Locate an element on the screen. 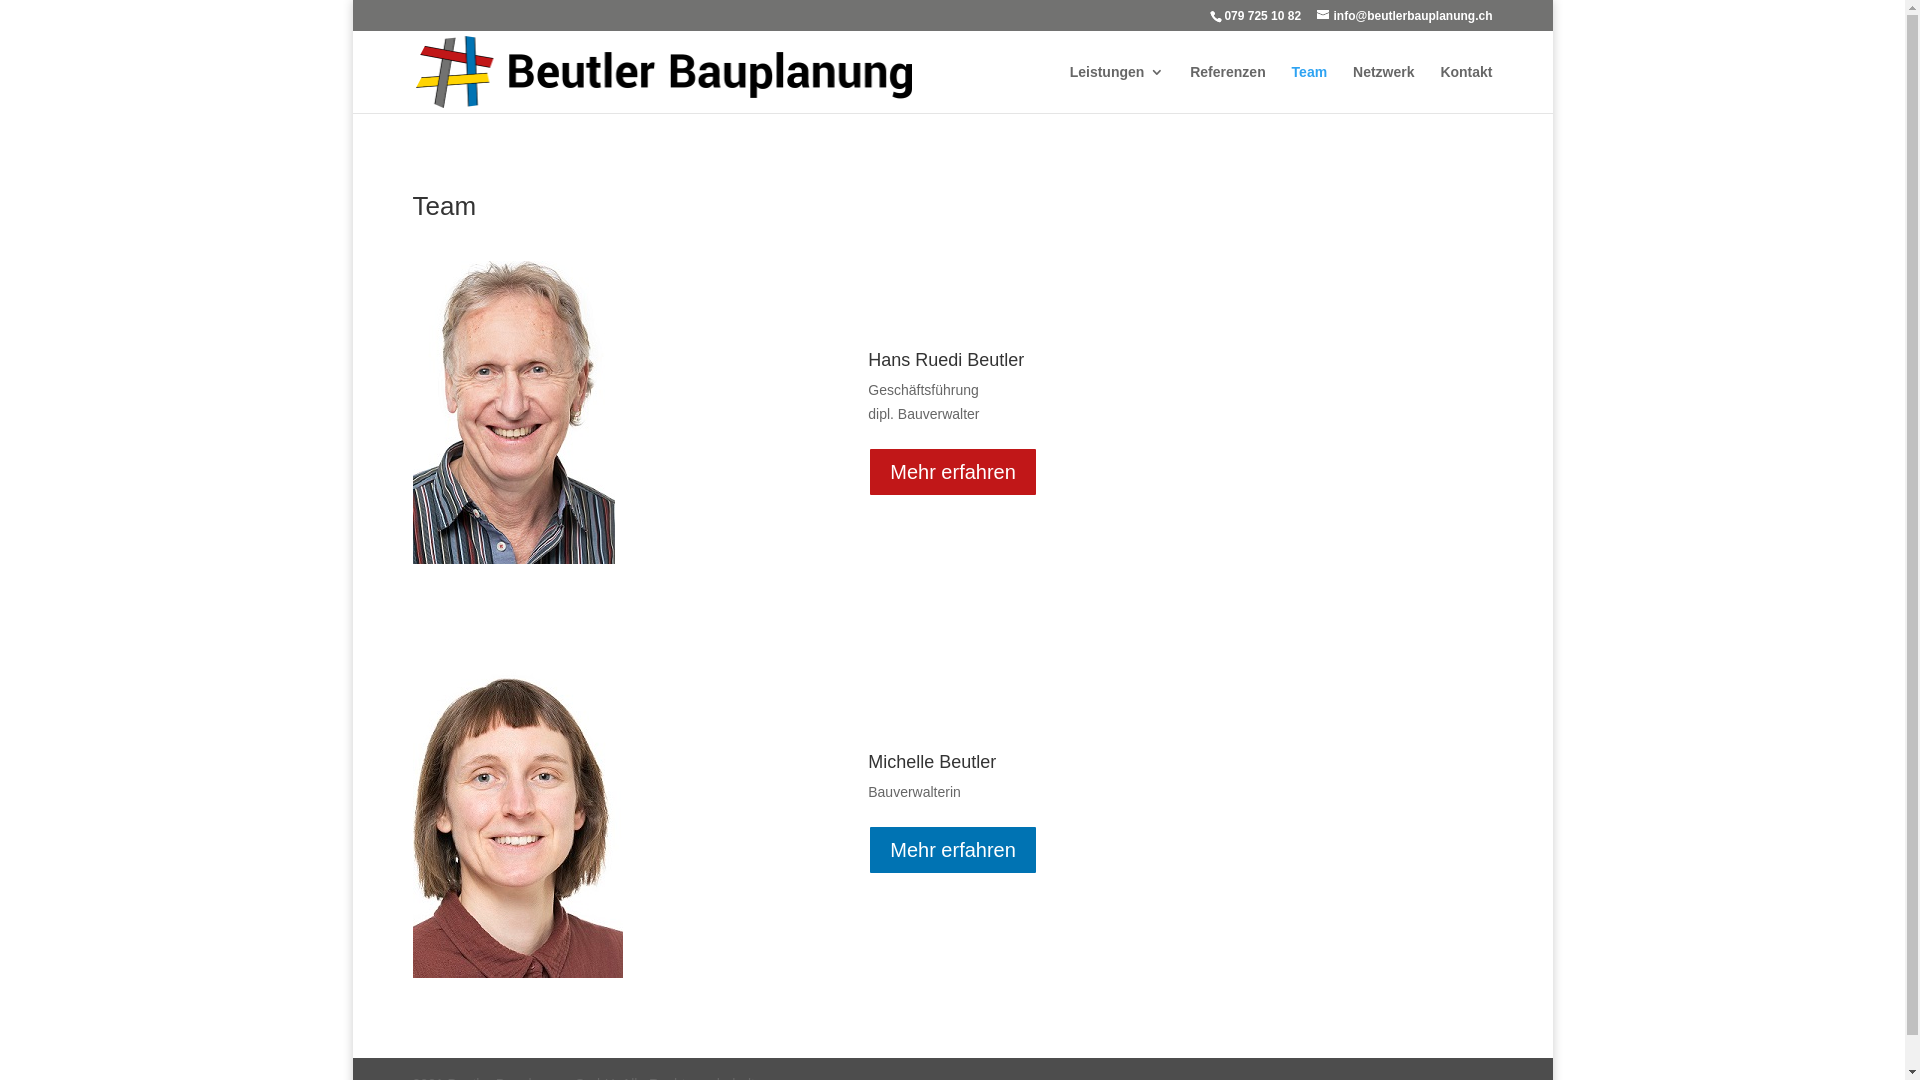  'Beutler_Michelle' is located at coordinates (411, 820).